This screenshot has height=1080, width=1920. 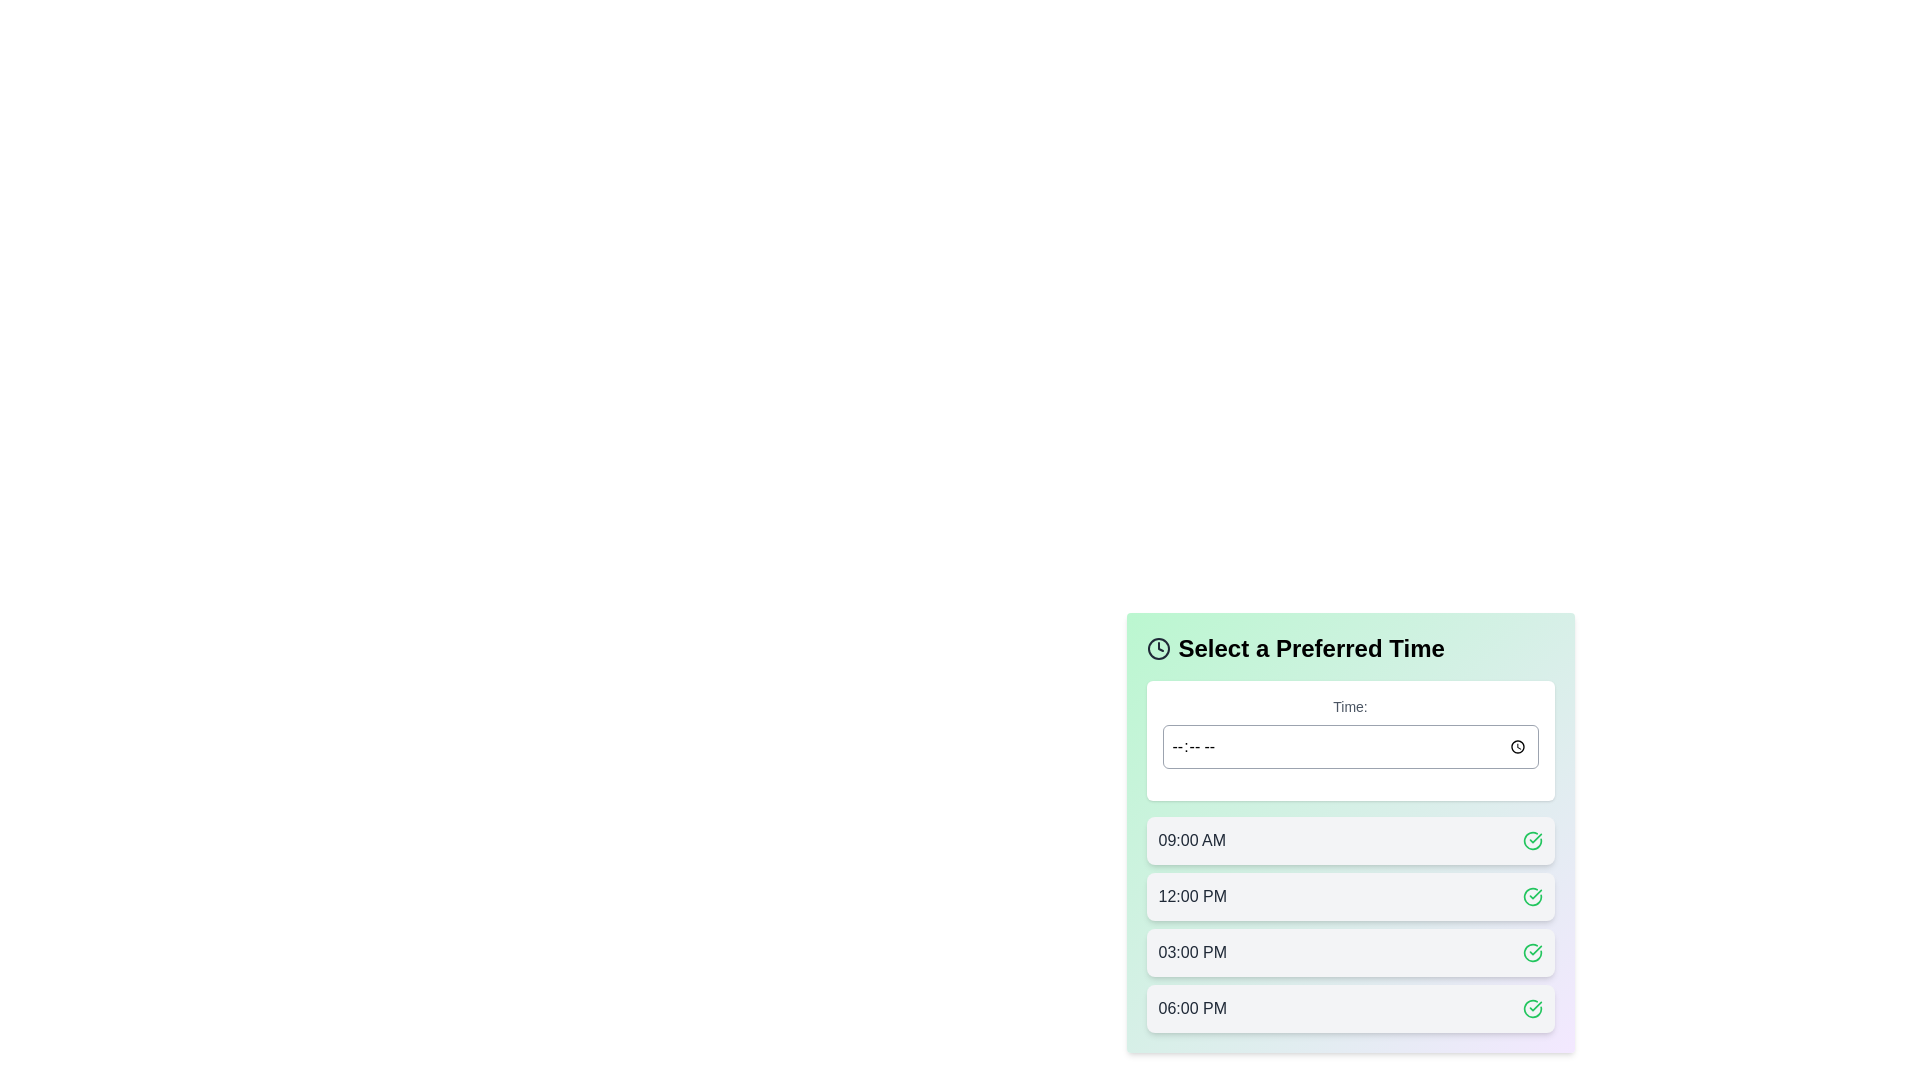 I want to click on the selectable time option '03:00 PM' in the list, so click(x=1350, y=951).